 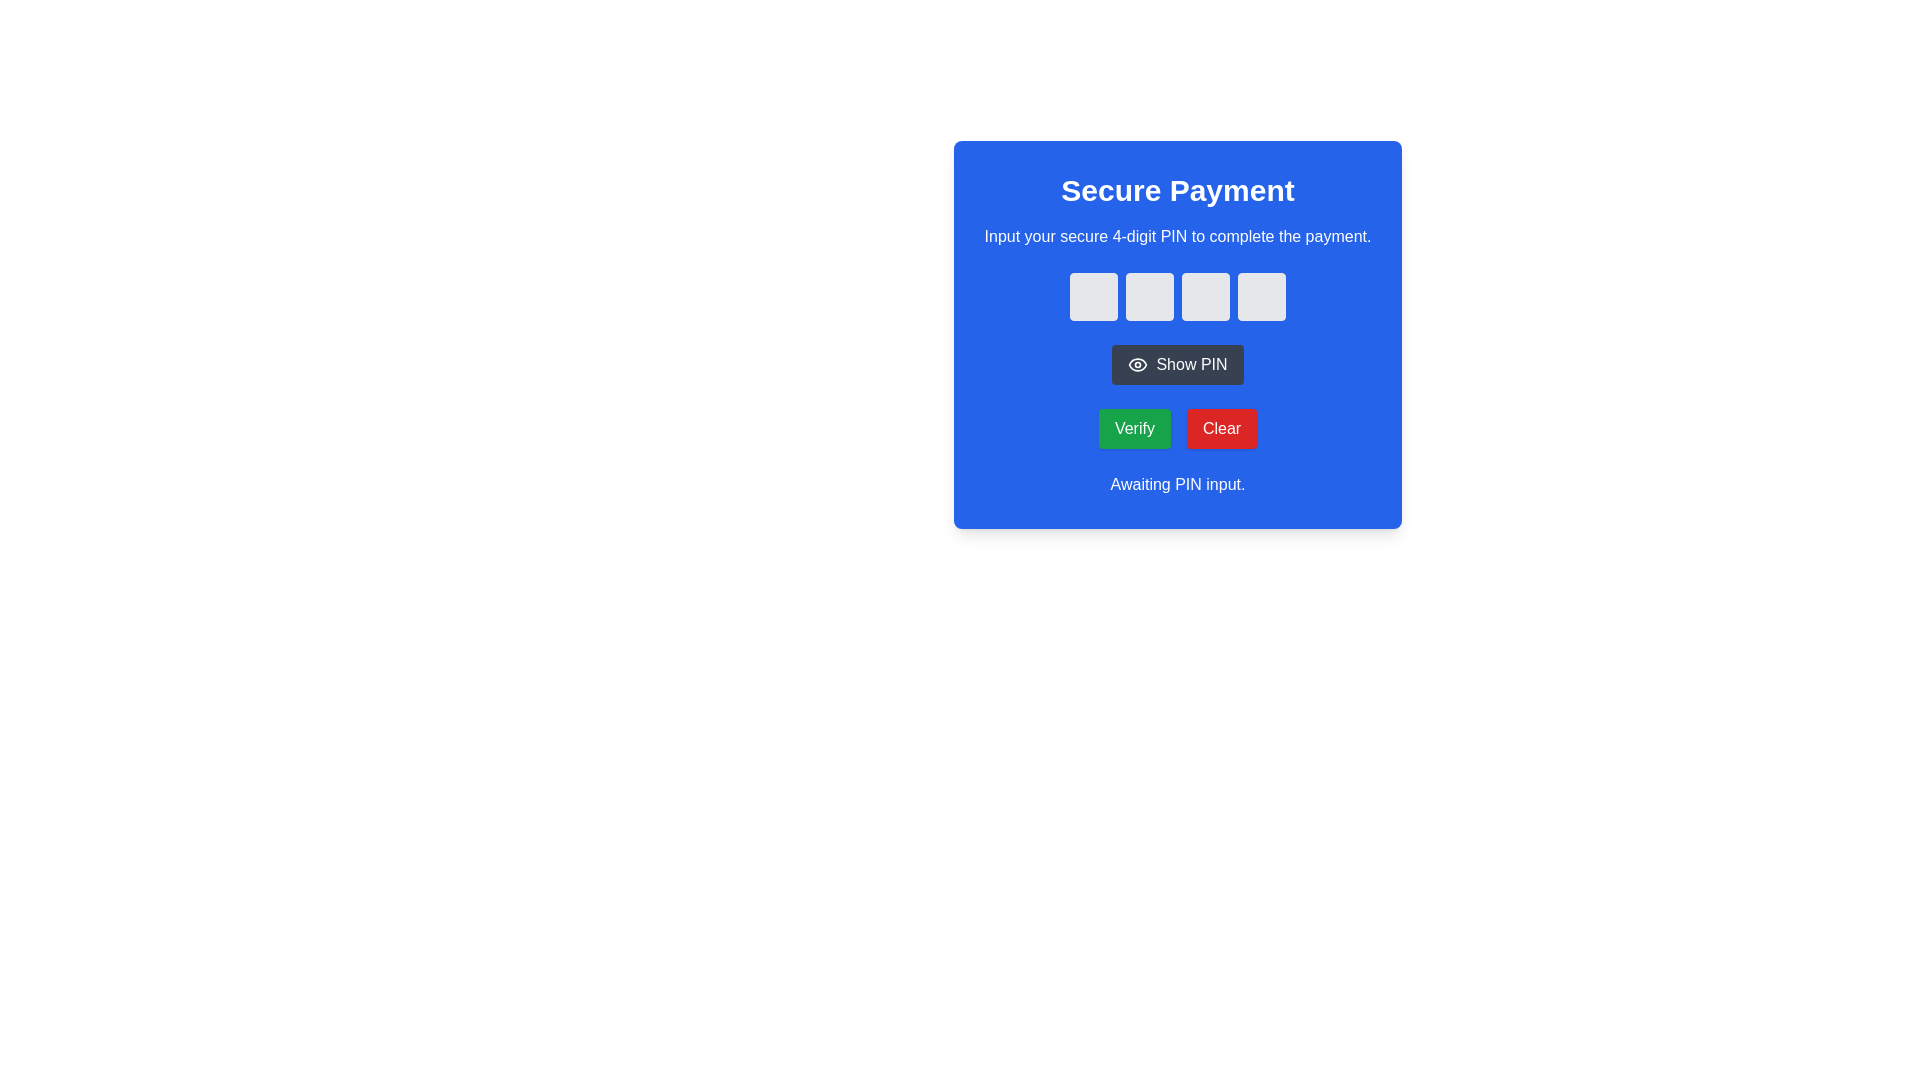 What do you see at coordinates (1191, 365) in the screenshot?
I see `the text label within the button that toggles the visibility of the PIN input field` at bounding box center [1191, 365].